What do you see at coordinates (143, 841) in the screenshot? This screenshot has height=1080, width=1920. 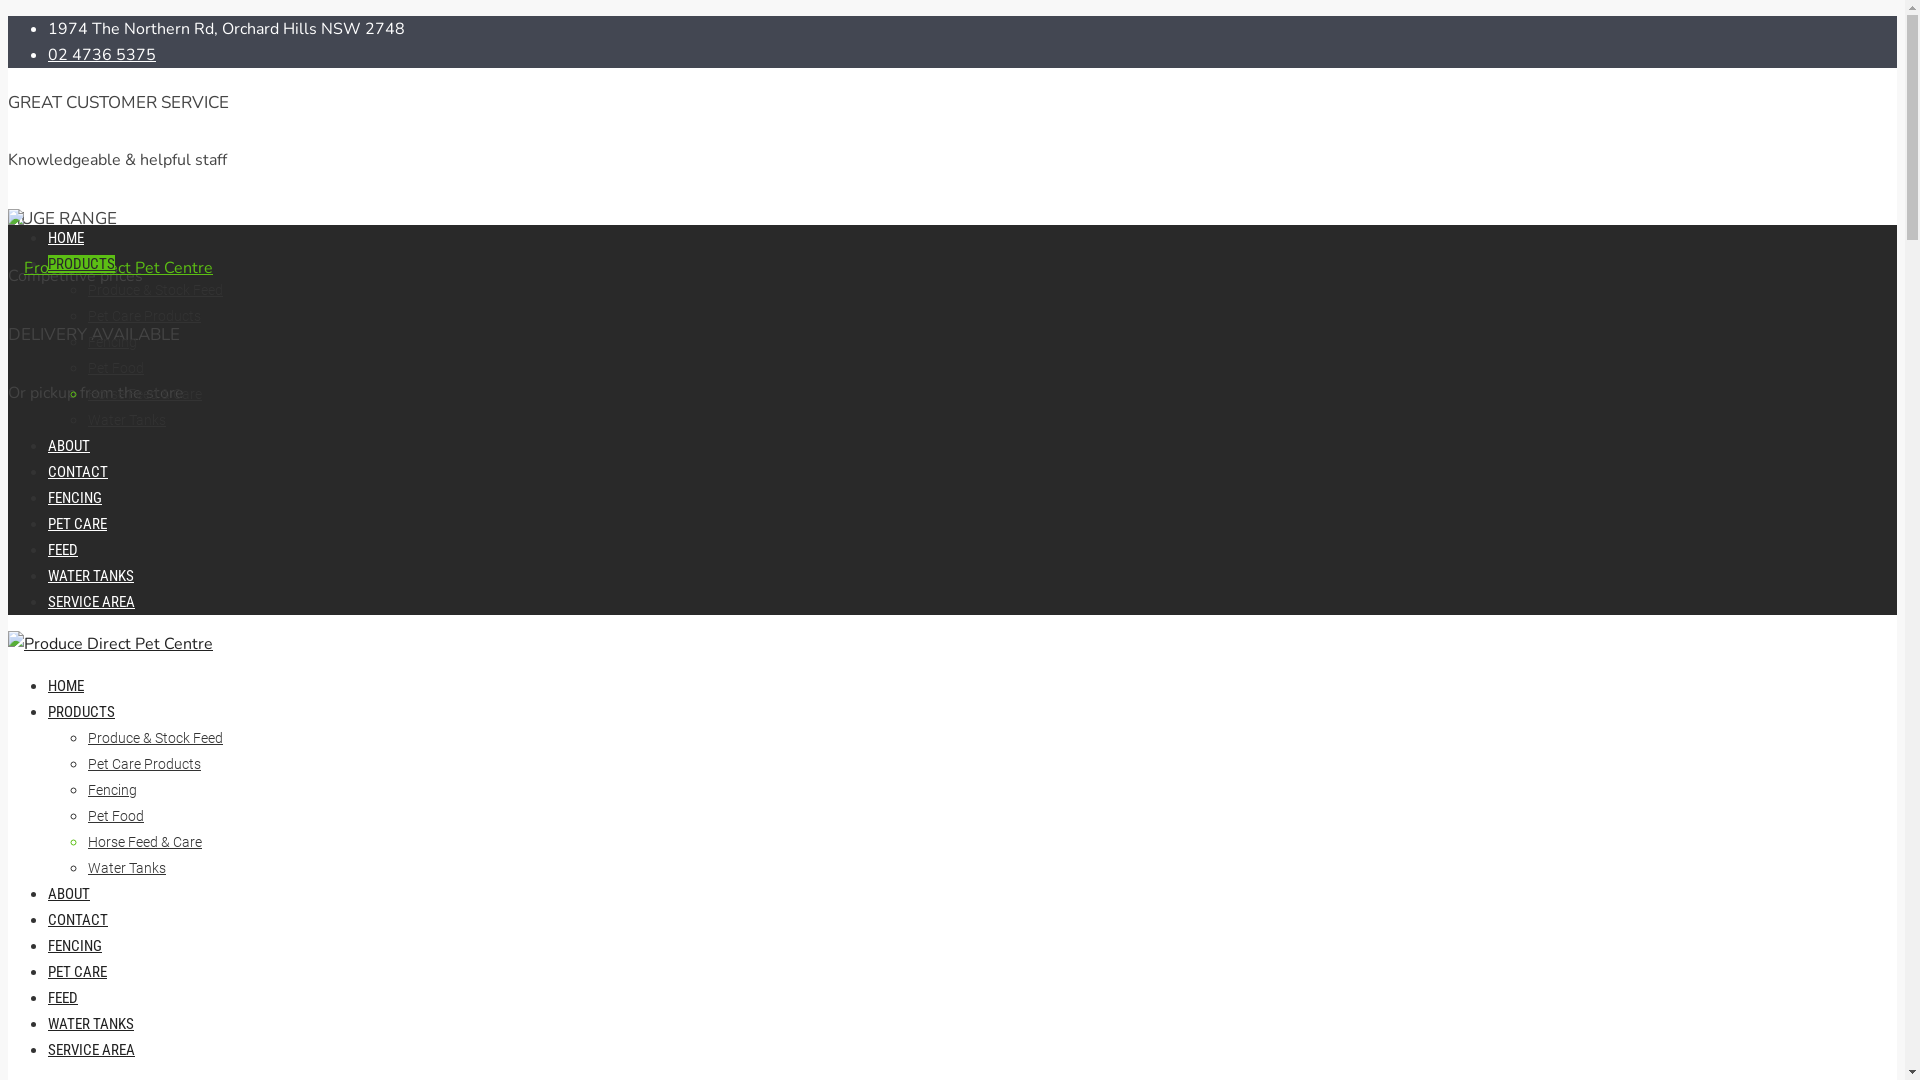 I see `'Horse Feed & Care'` at bounding box center [143, 841].